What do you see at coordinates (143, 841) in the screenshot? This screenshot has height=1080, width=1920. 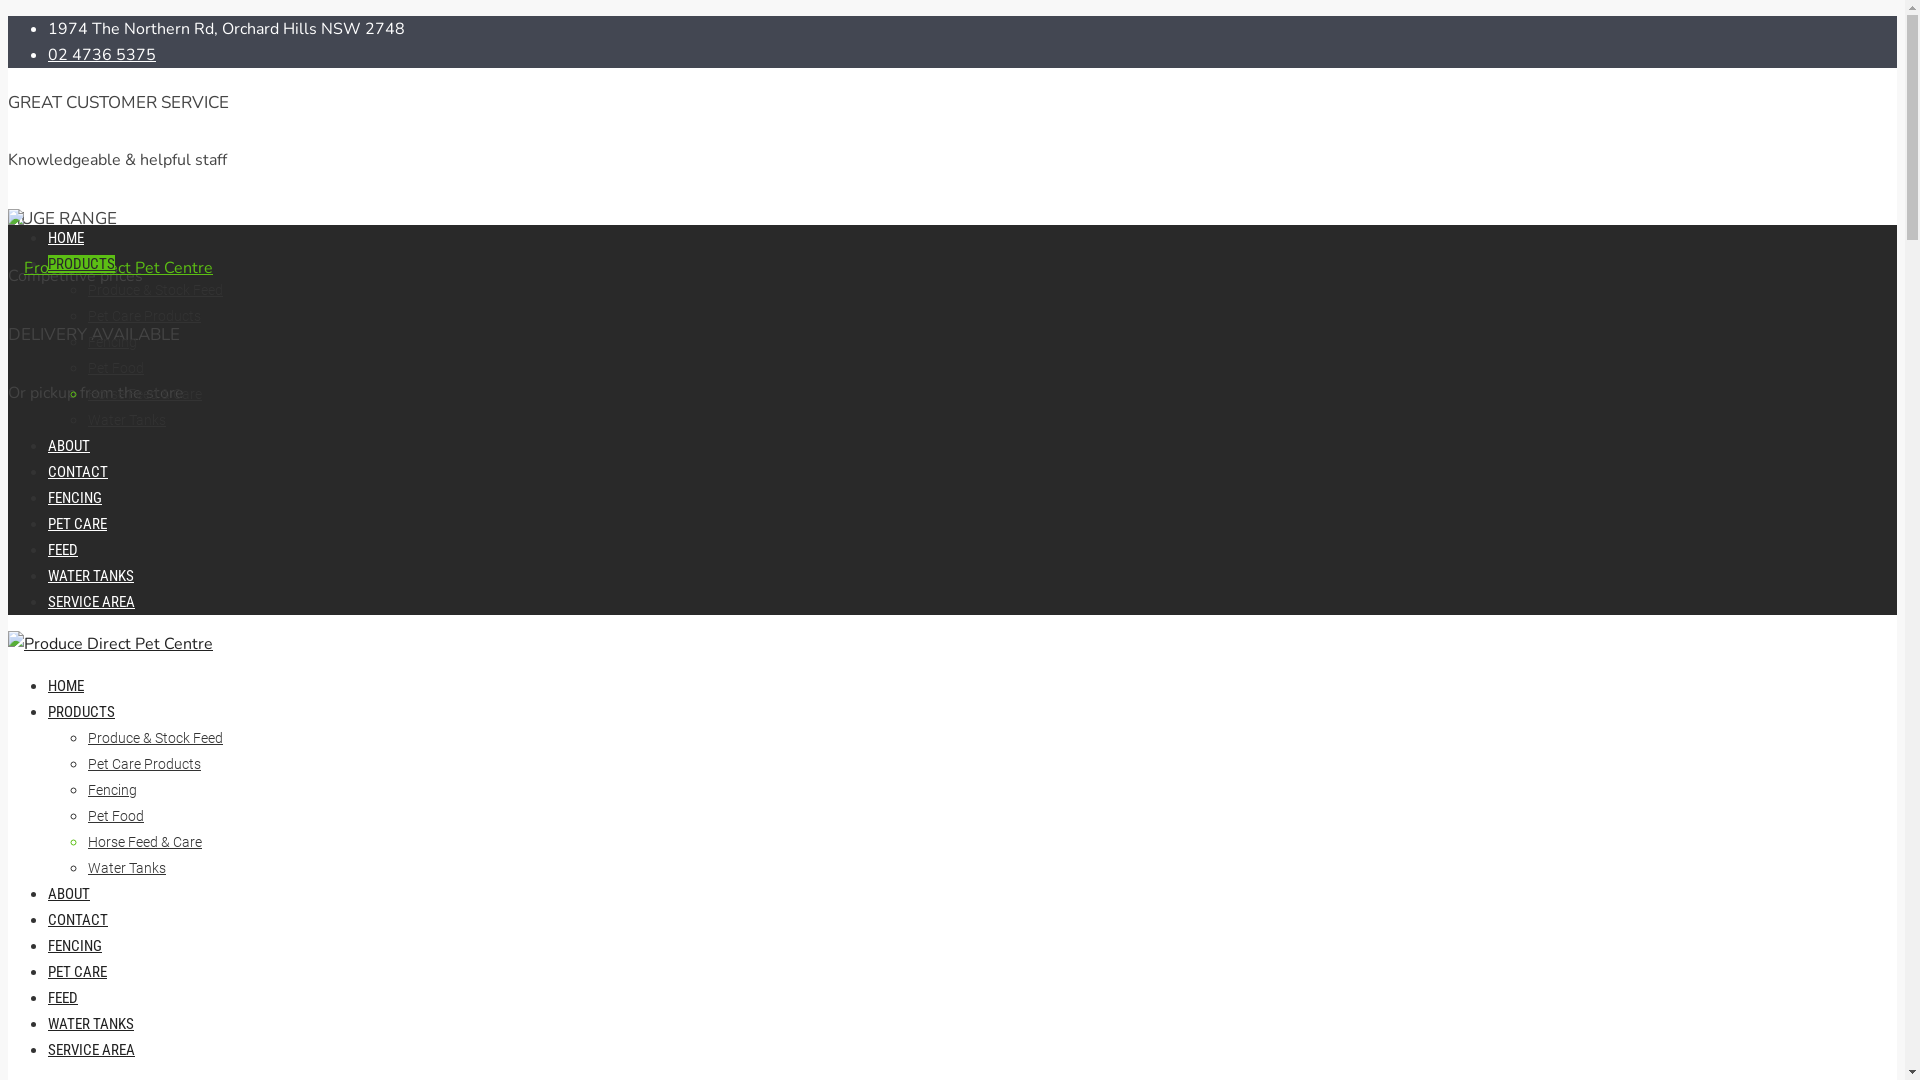 I see `'Horse Feed & Care'` at bounding box center [143, 841].